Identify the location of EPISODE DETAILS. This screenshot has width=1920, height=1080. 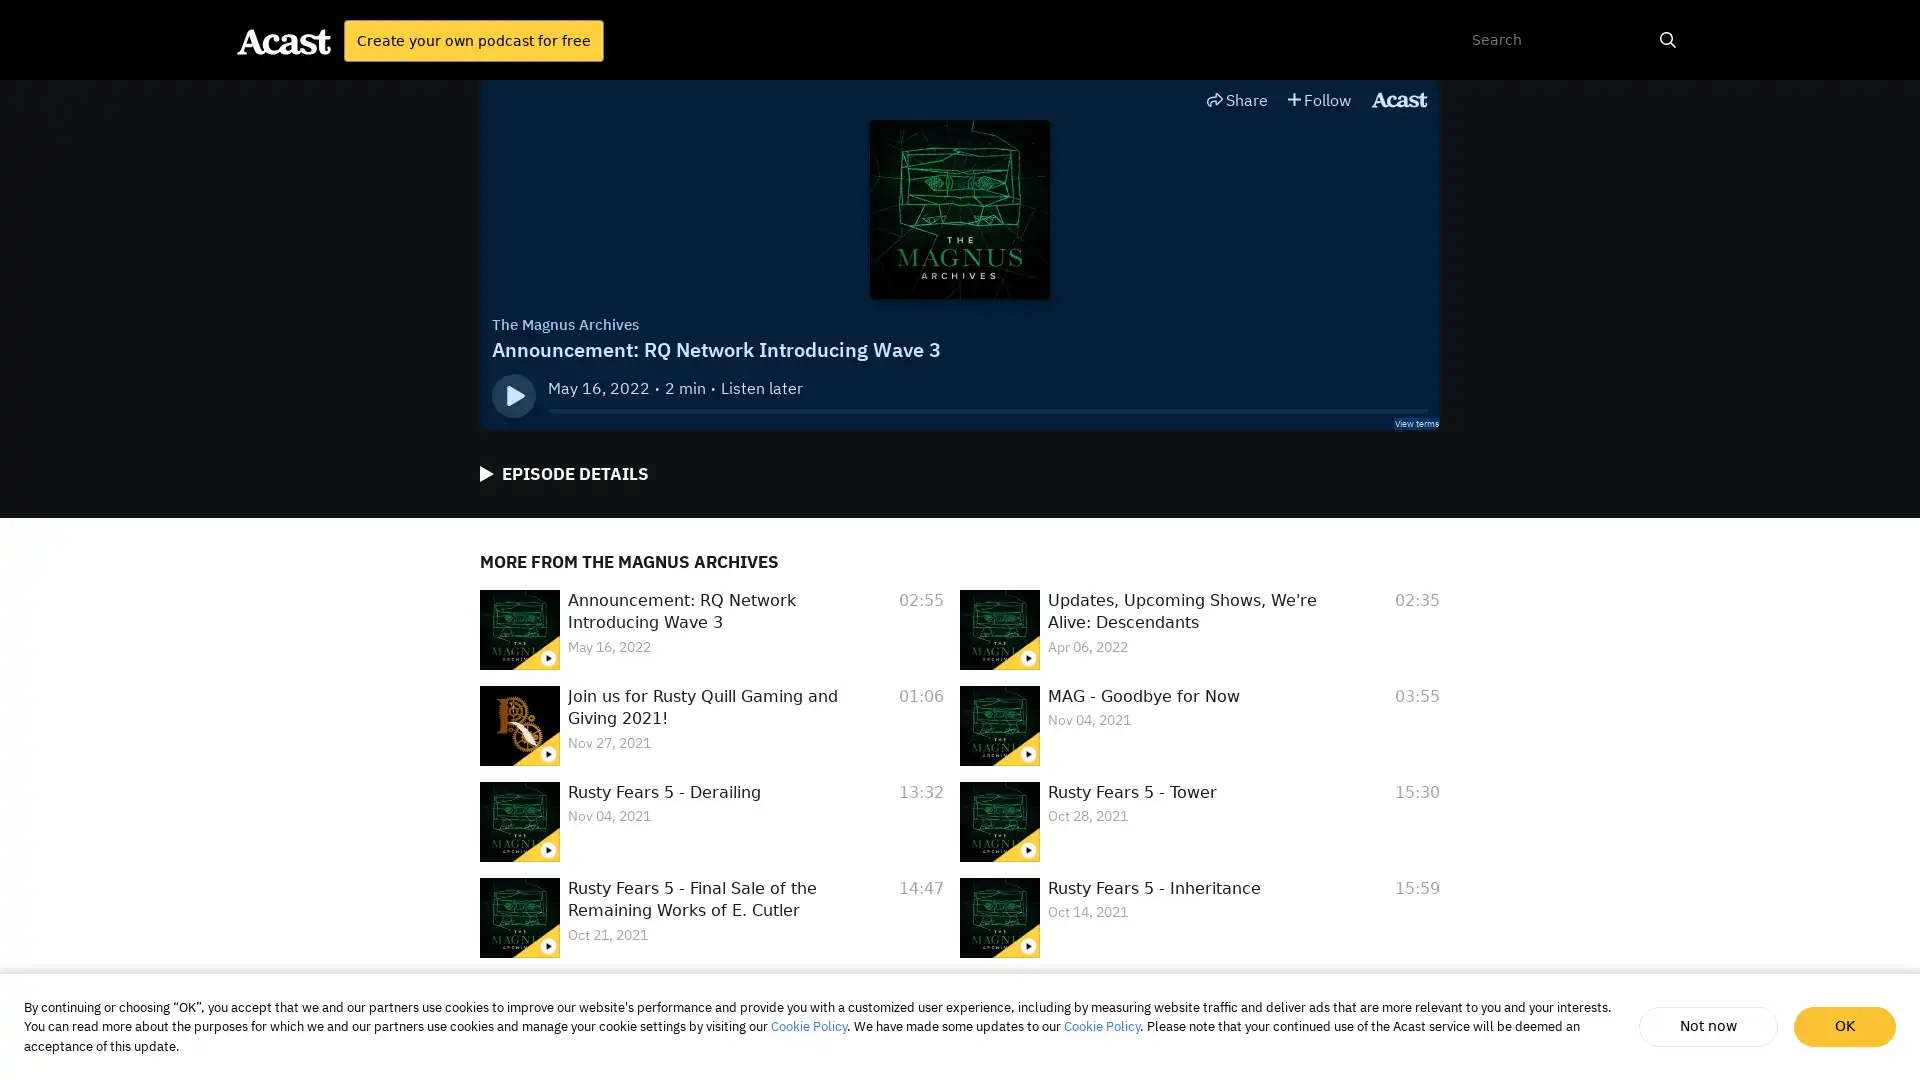
(563, 474).